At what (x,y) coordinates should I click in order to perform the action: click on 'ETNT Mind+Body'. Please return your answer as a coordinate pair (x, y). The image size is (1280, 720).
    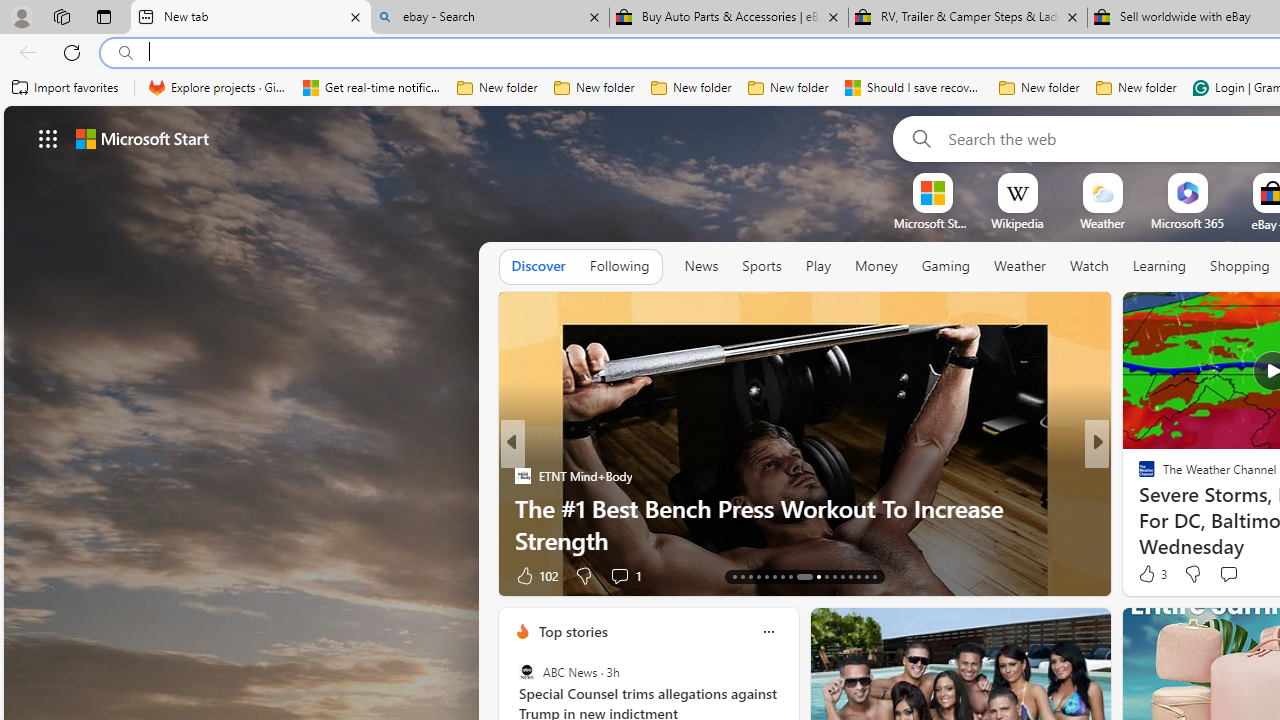
    Looking at the image, I should click on (522, 475).